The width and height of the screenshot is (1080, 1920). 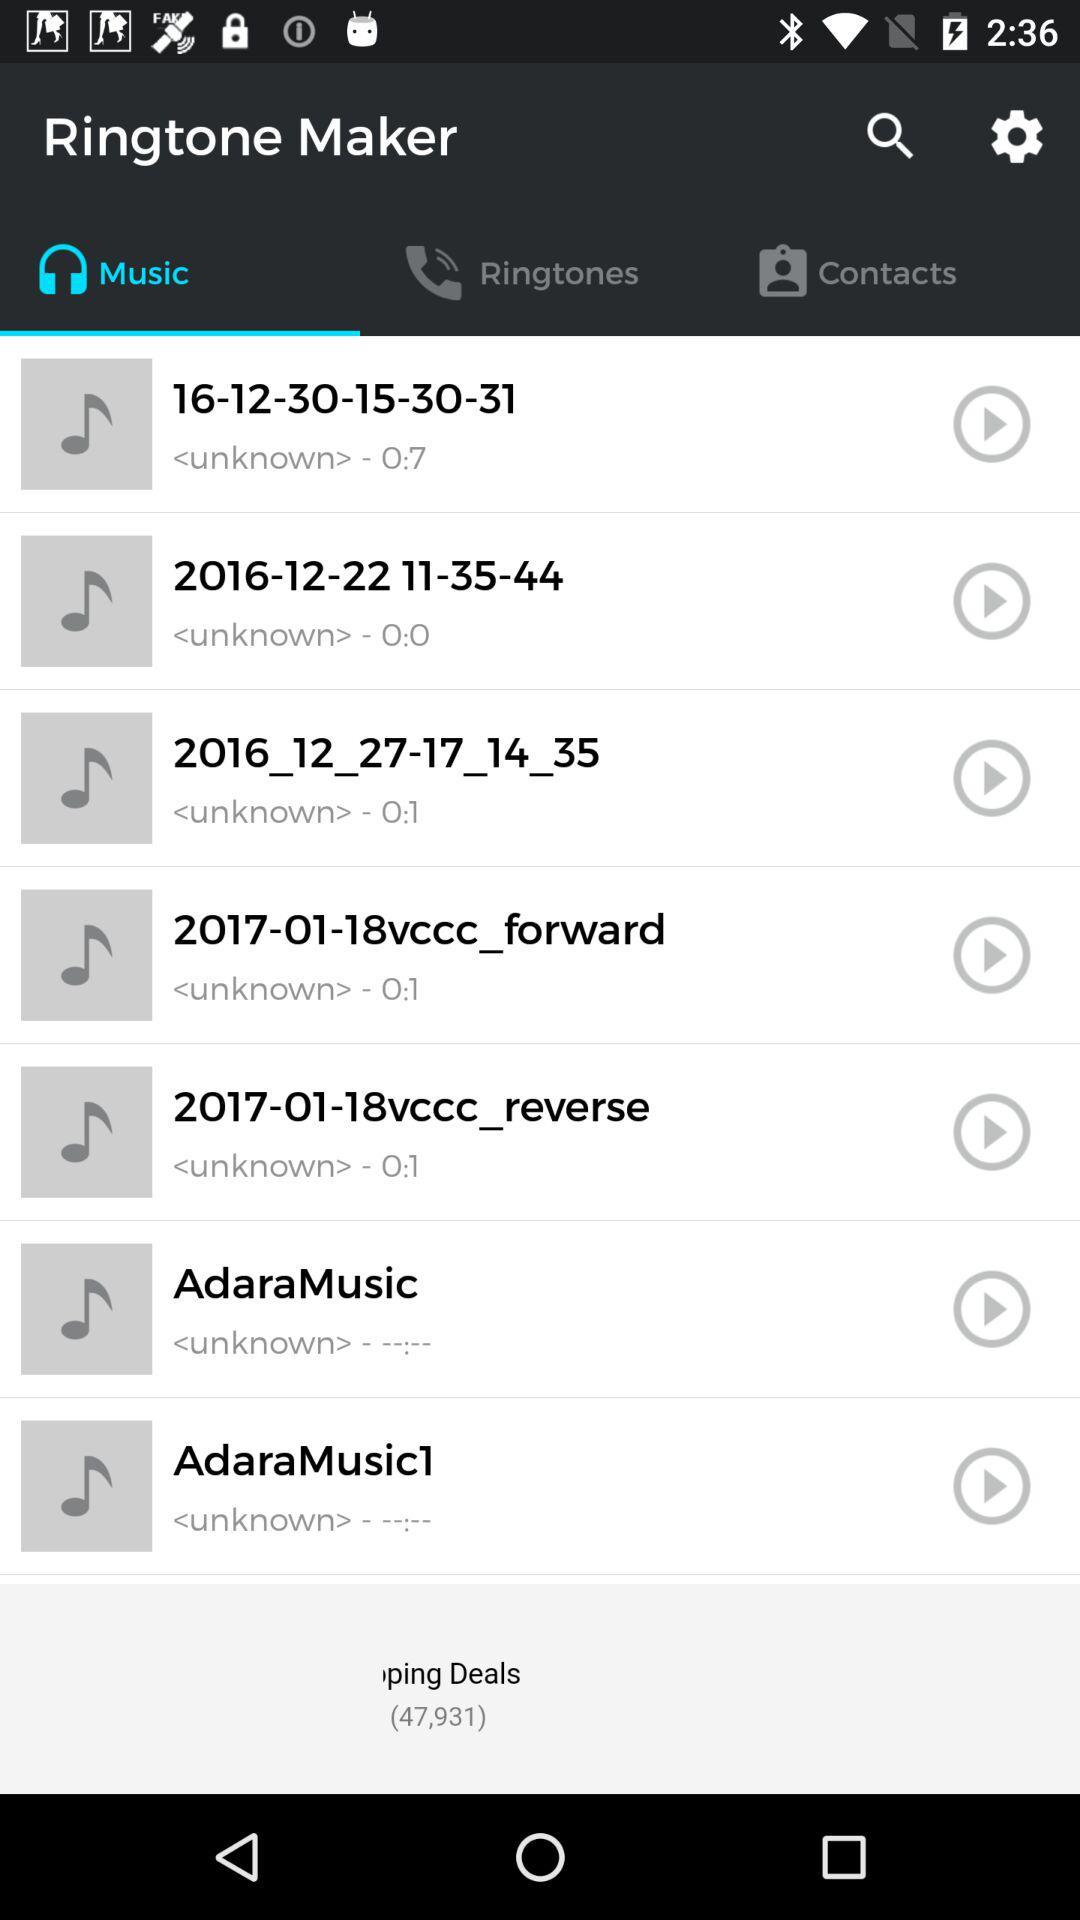 What do you see at coordinates (991, 777) in the screenshot?
I see `play` at bounding box center [991, 777].